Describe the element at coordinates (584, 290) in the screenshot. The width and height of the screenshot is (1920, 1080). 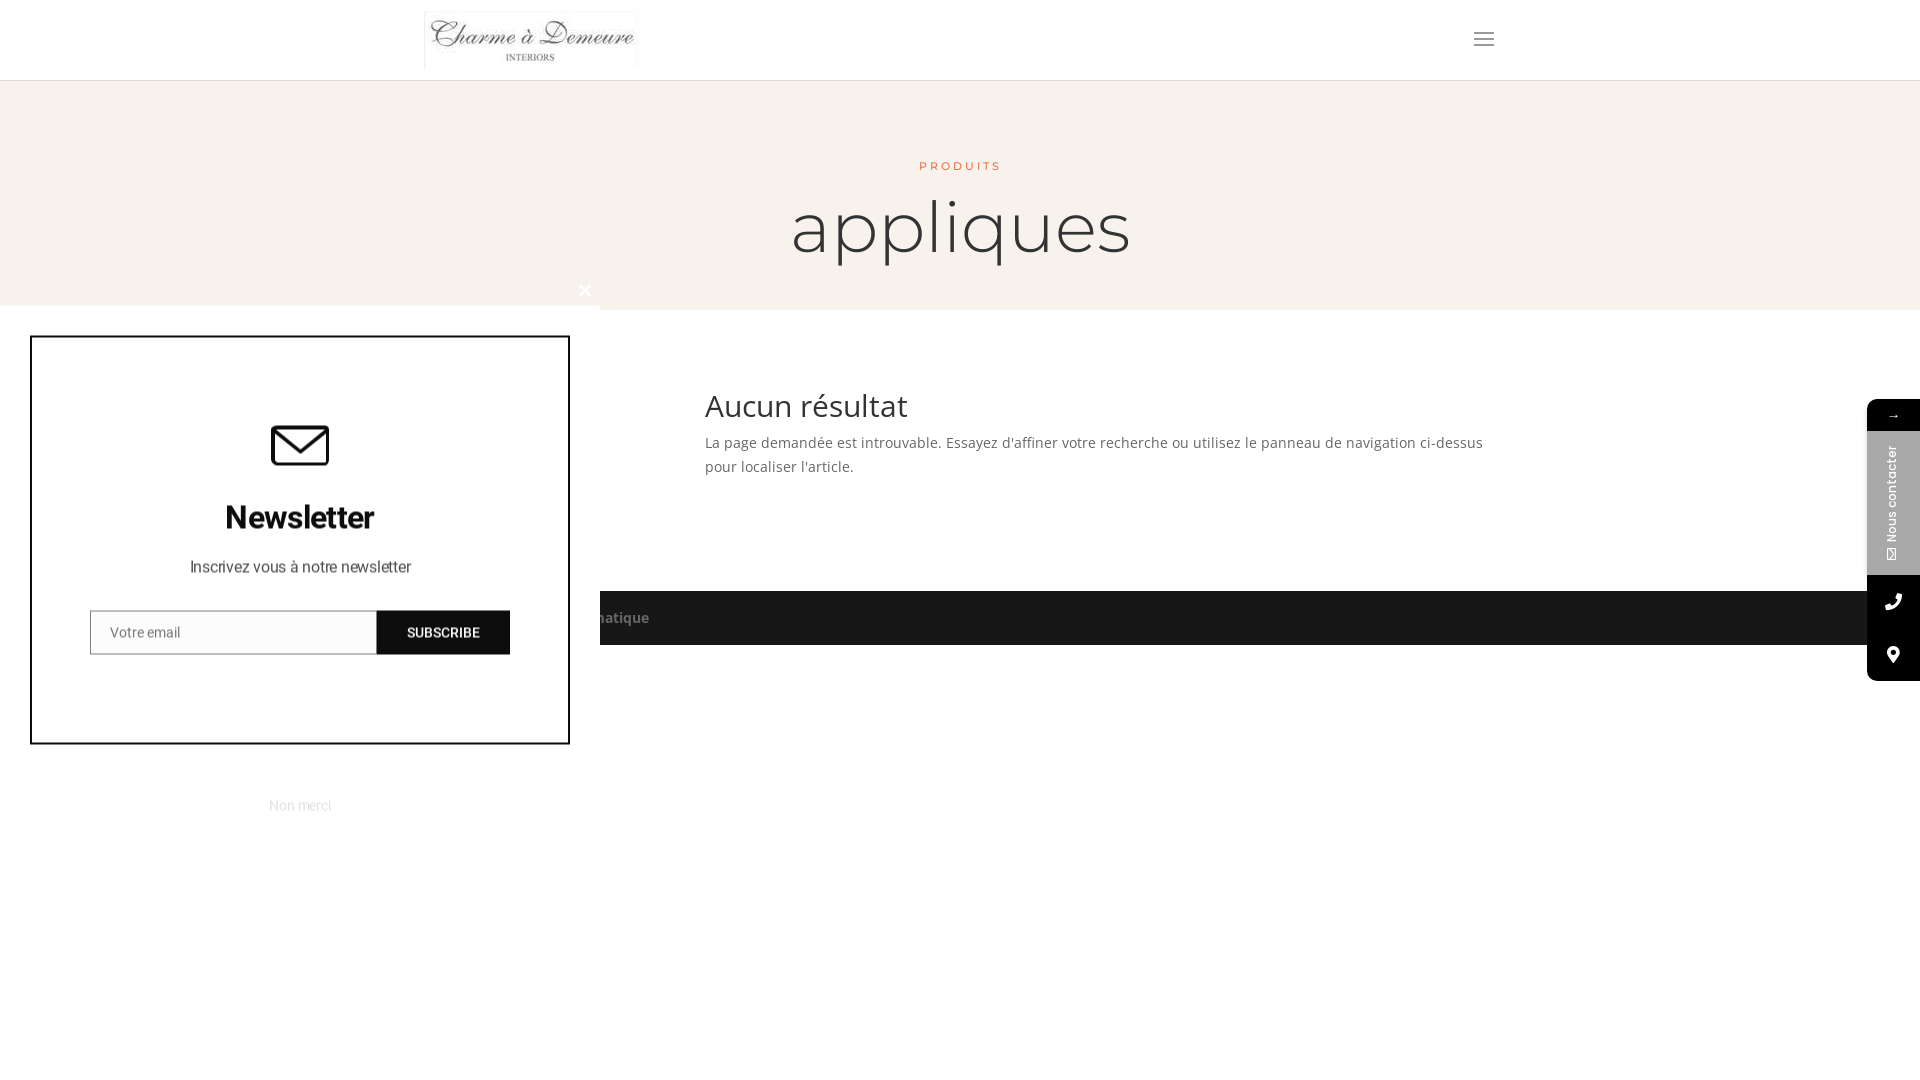
I see `'Close this module'` at that location.